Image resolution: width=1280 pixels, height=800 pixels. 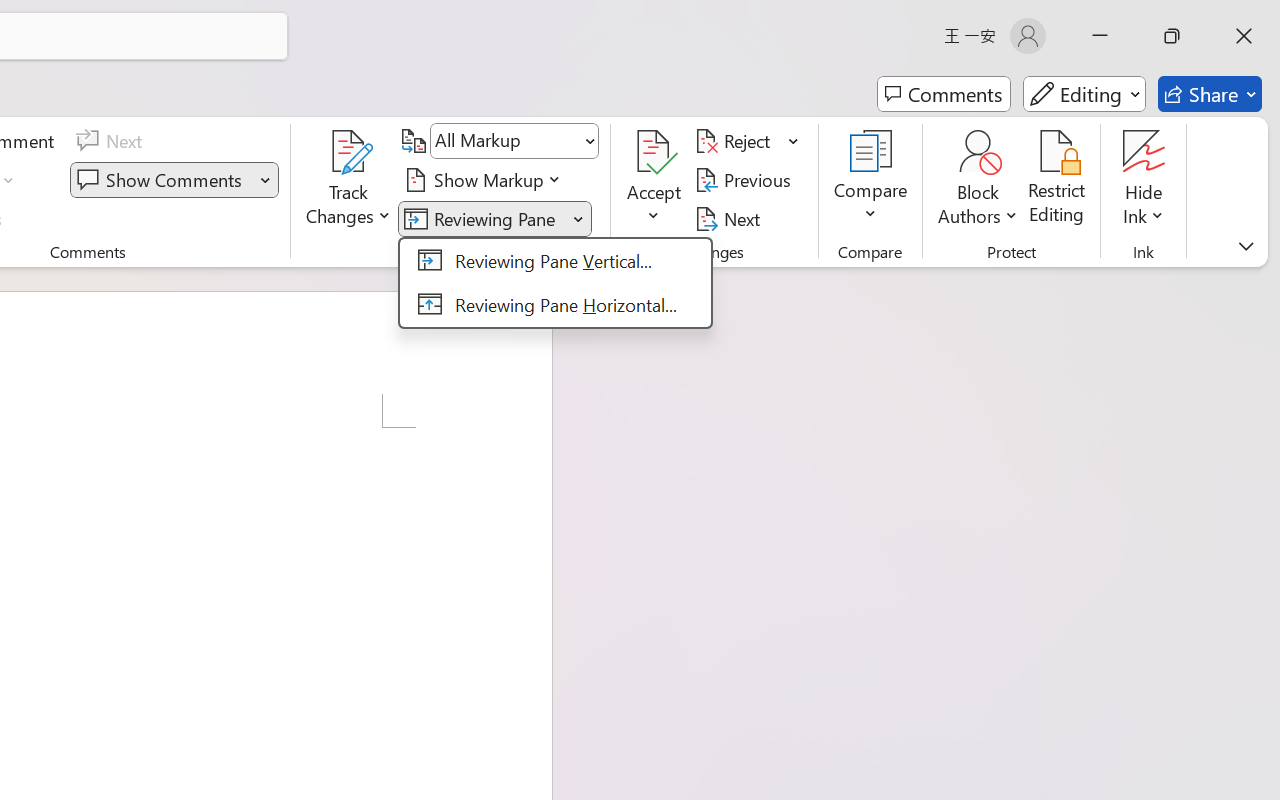 I want to click on 'Display for Review', so click(x=514, y=141).